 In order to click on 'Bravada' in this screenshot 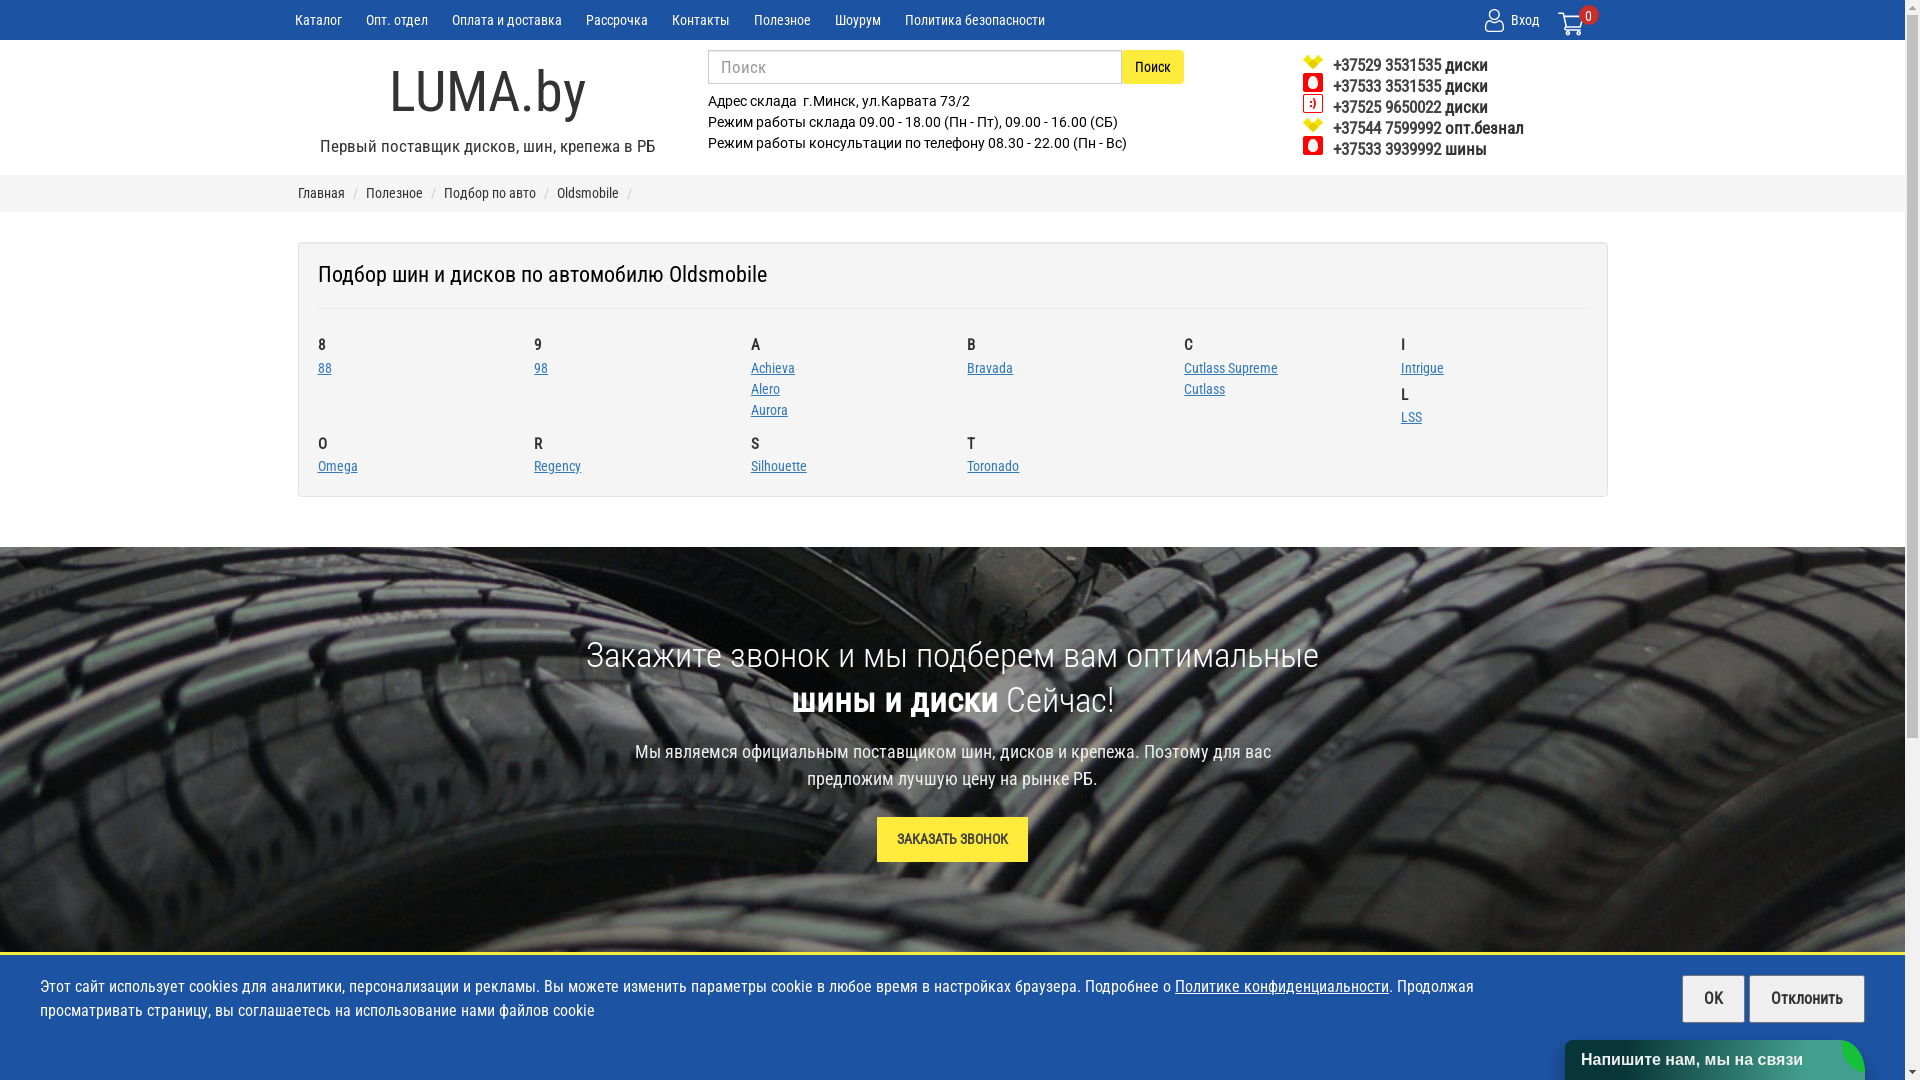, I will do `click(989, 367)`.